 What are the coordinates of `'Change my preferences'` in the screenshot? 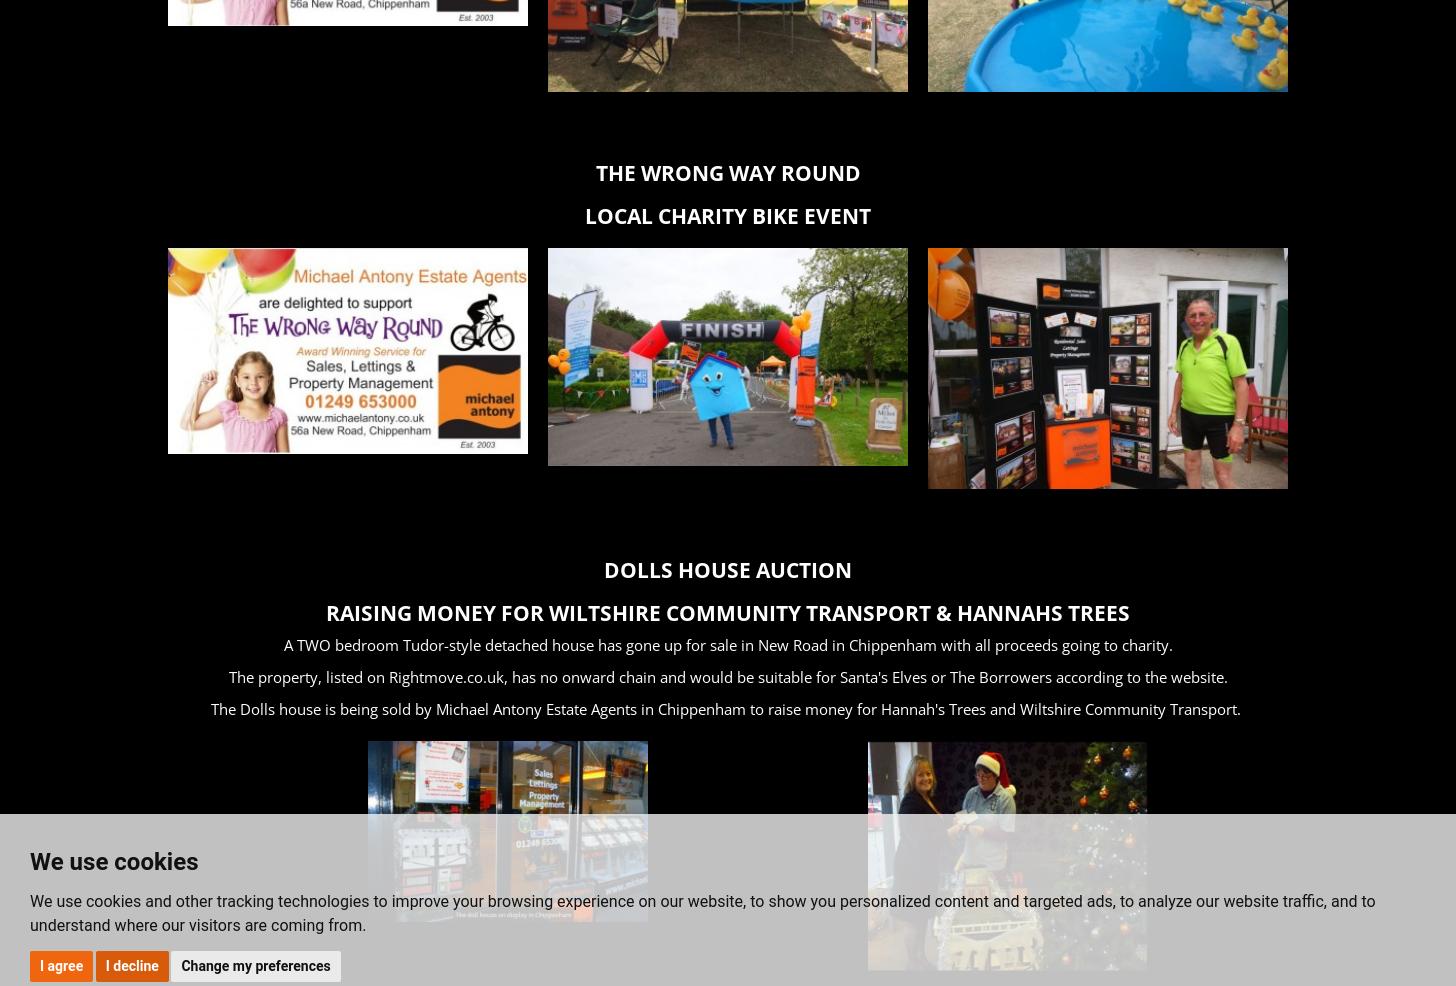 It's located at (254, 964).